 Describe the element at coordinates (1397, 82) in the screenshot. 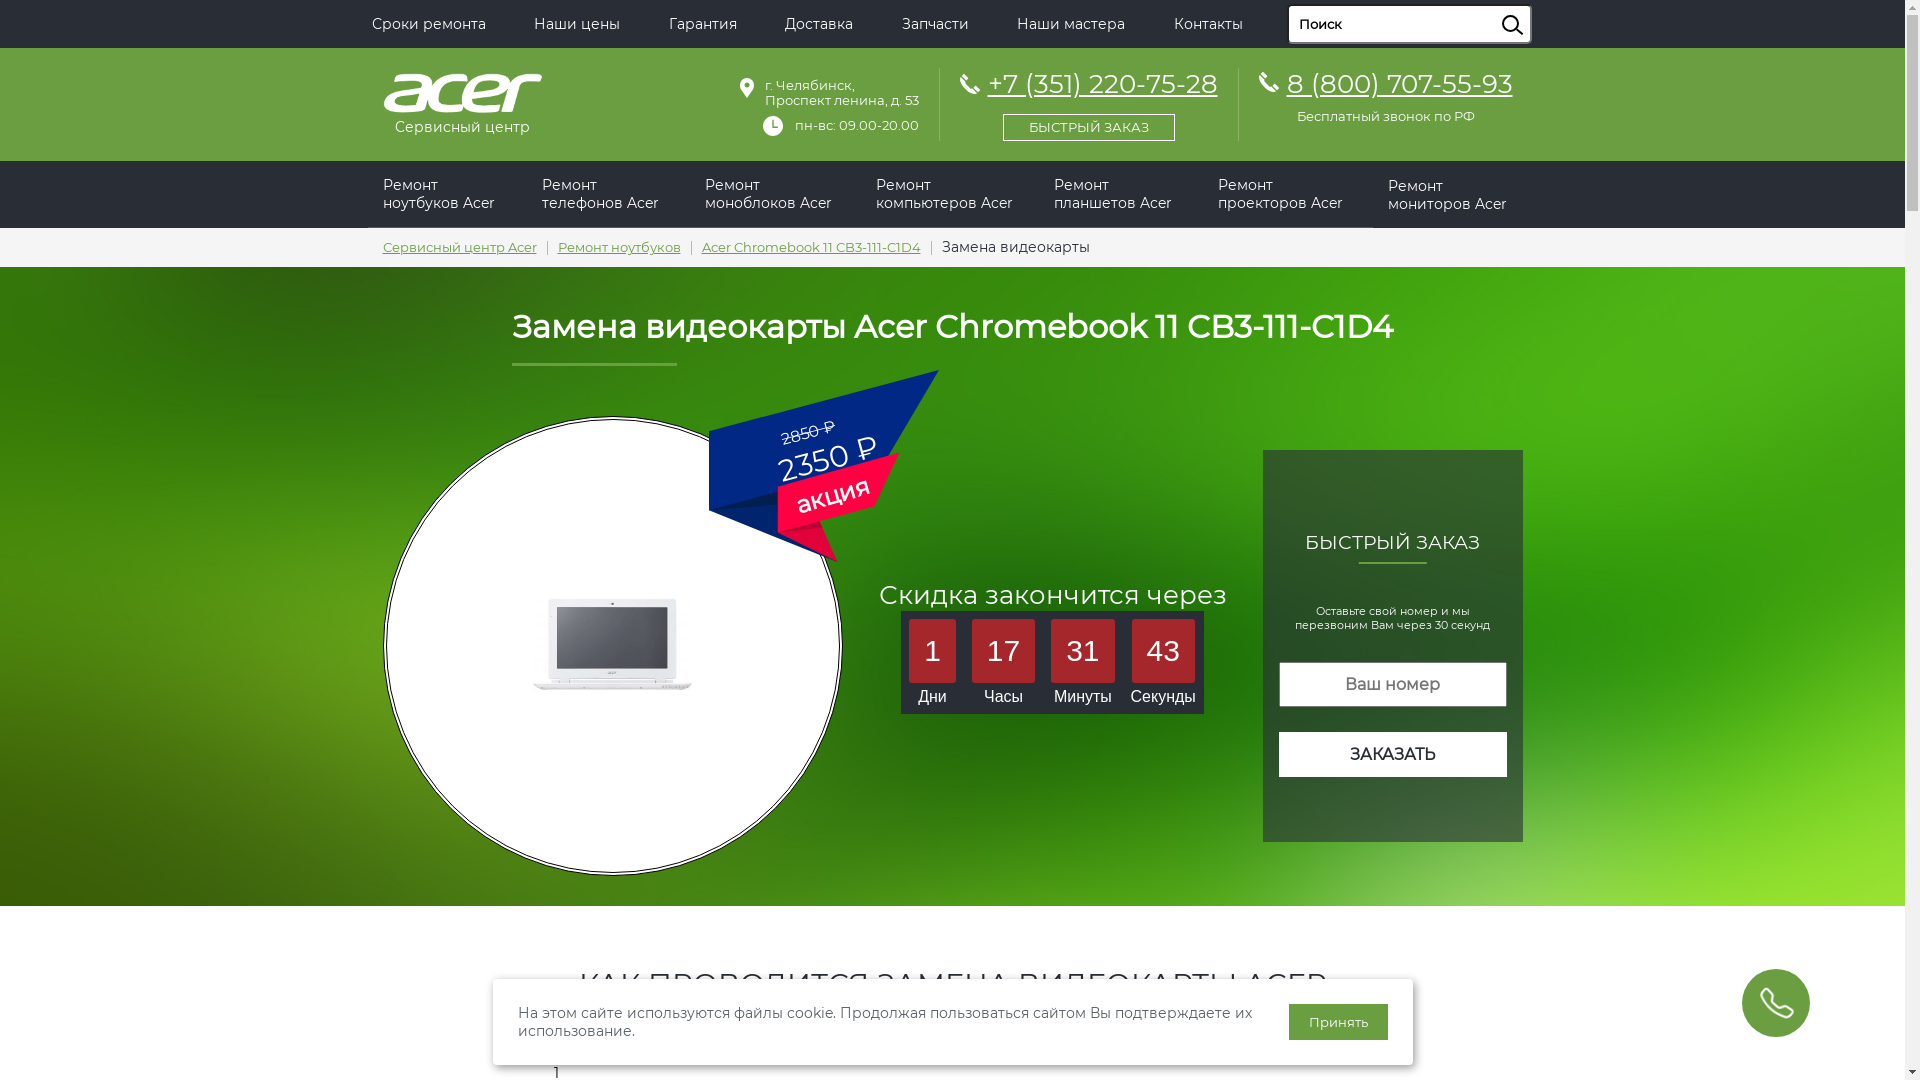

I see `'8 (800) 707-55-93'` at that location.